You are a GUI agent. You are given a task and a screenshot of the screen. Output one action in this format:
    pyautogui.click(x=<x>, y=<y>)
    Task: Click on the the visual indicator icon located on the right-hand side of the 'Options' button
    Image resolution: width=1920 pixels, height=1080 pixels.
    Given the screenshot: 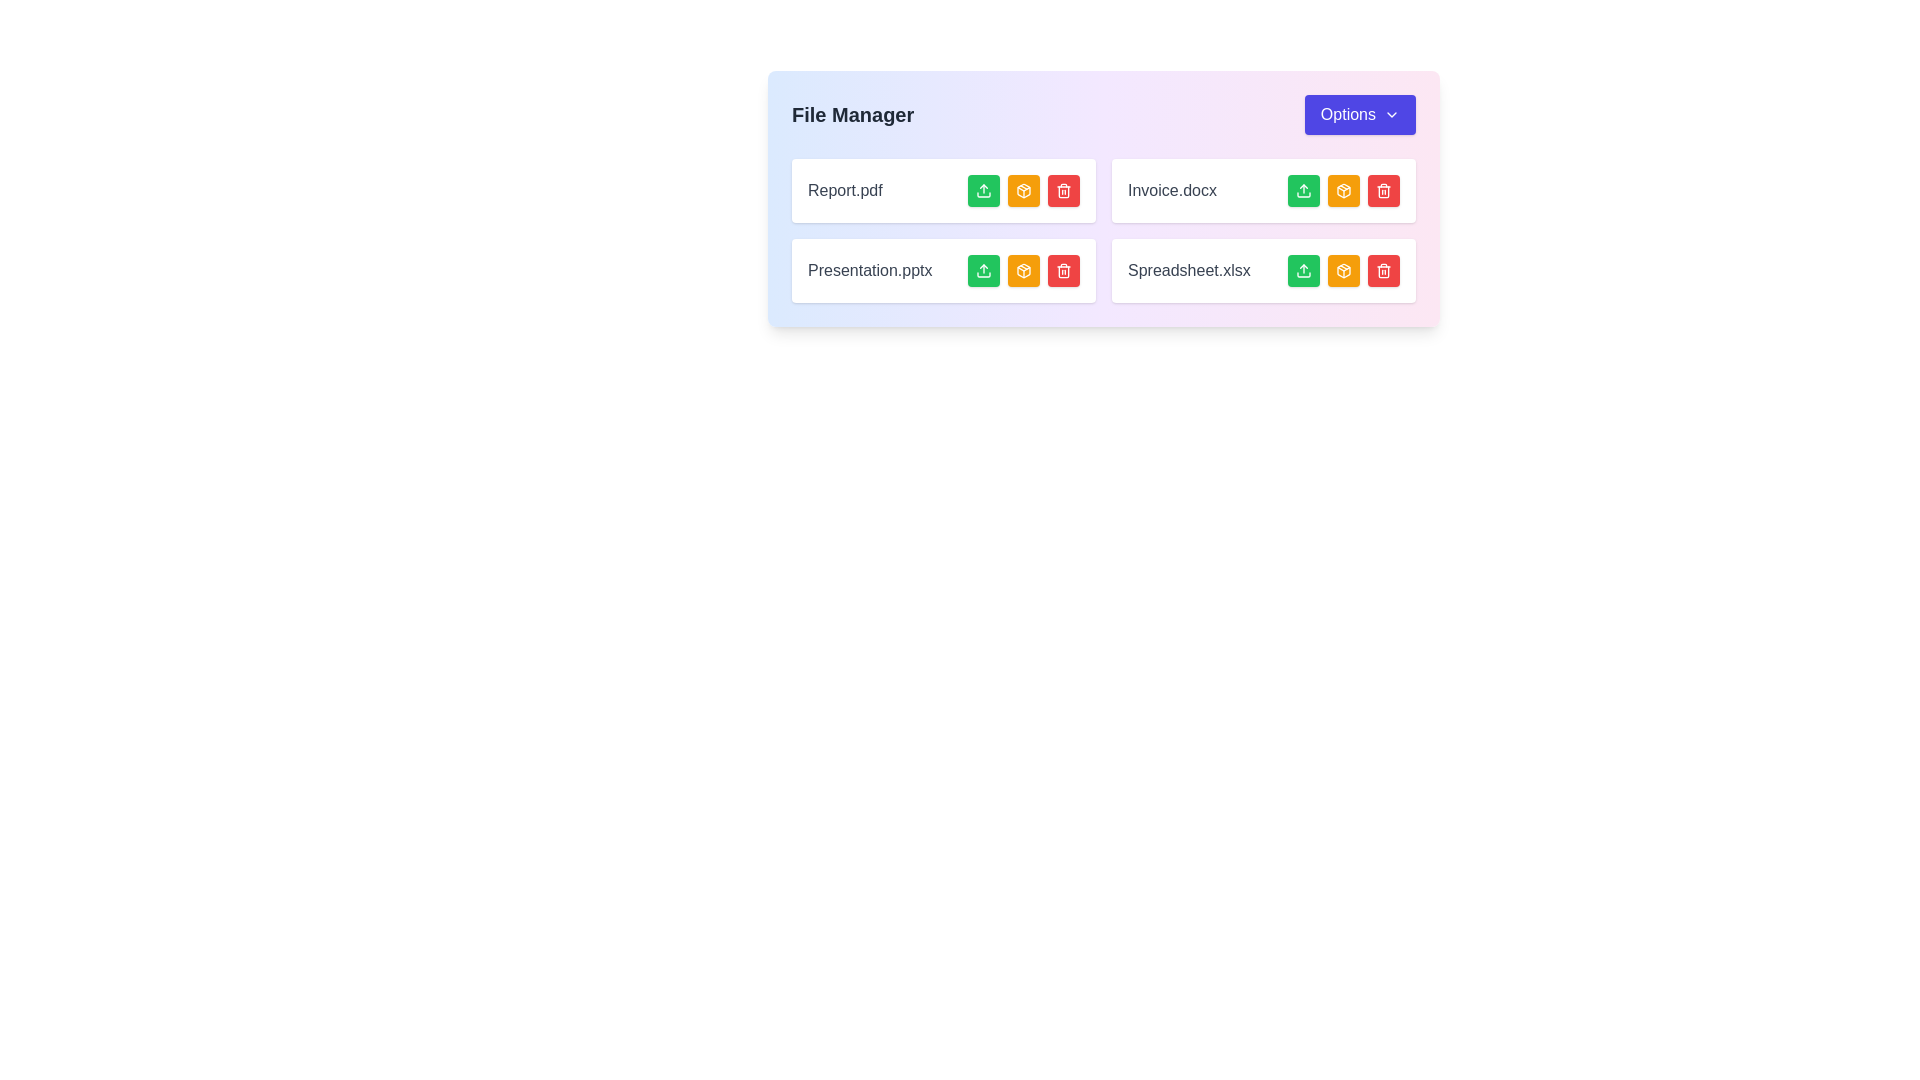 What is the action you would take?
    pyautogui.click(x=1391, y=115)
    